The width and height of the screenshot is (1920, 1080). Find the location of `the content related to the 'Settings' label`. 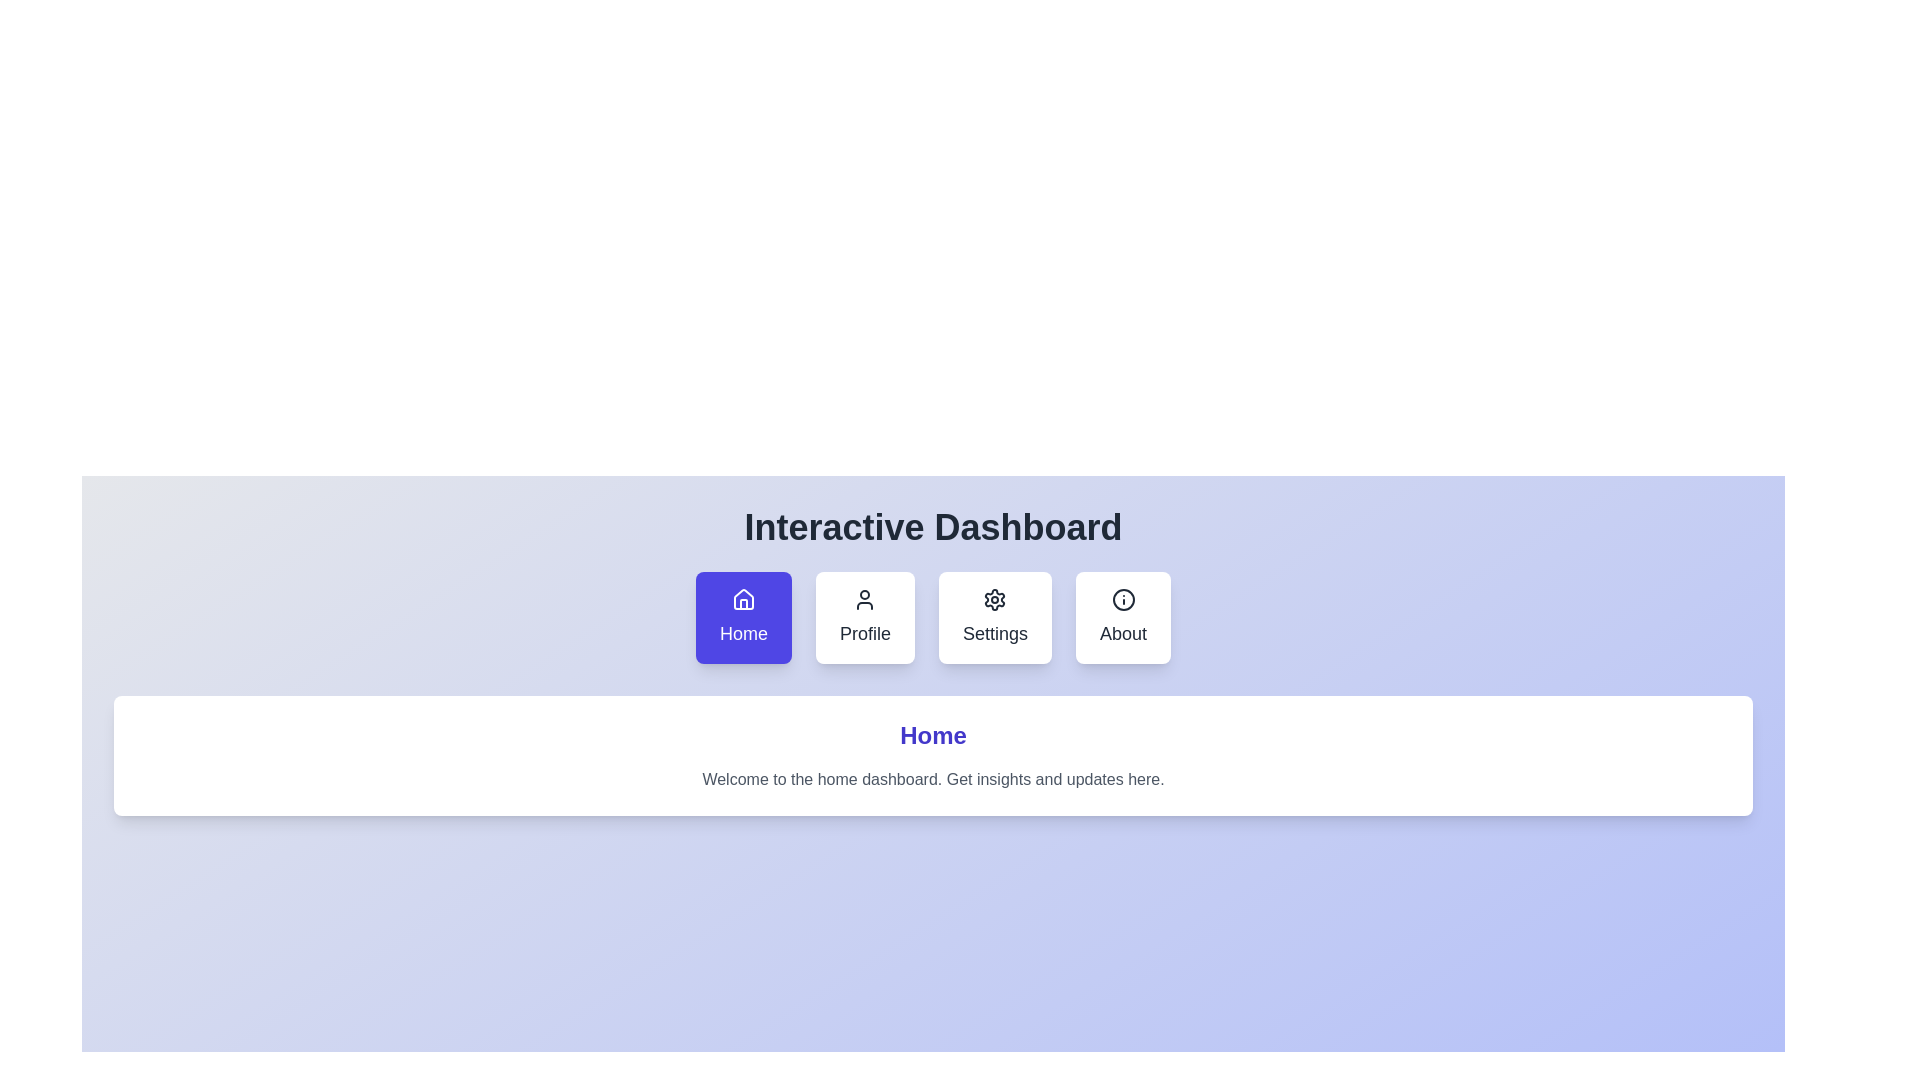

the content related to the 'Settings' label is located at coordinates (995, 633).